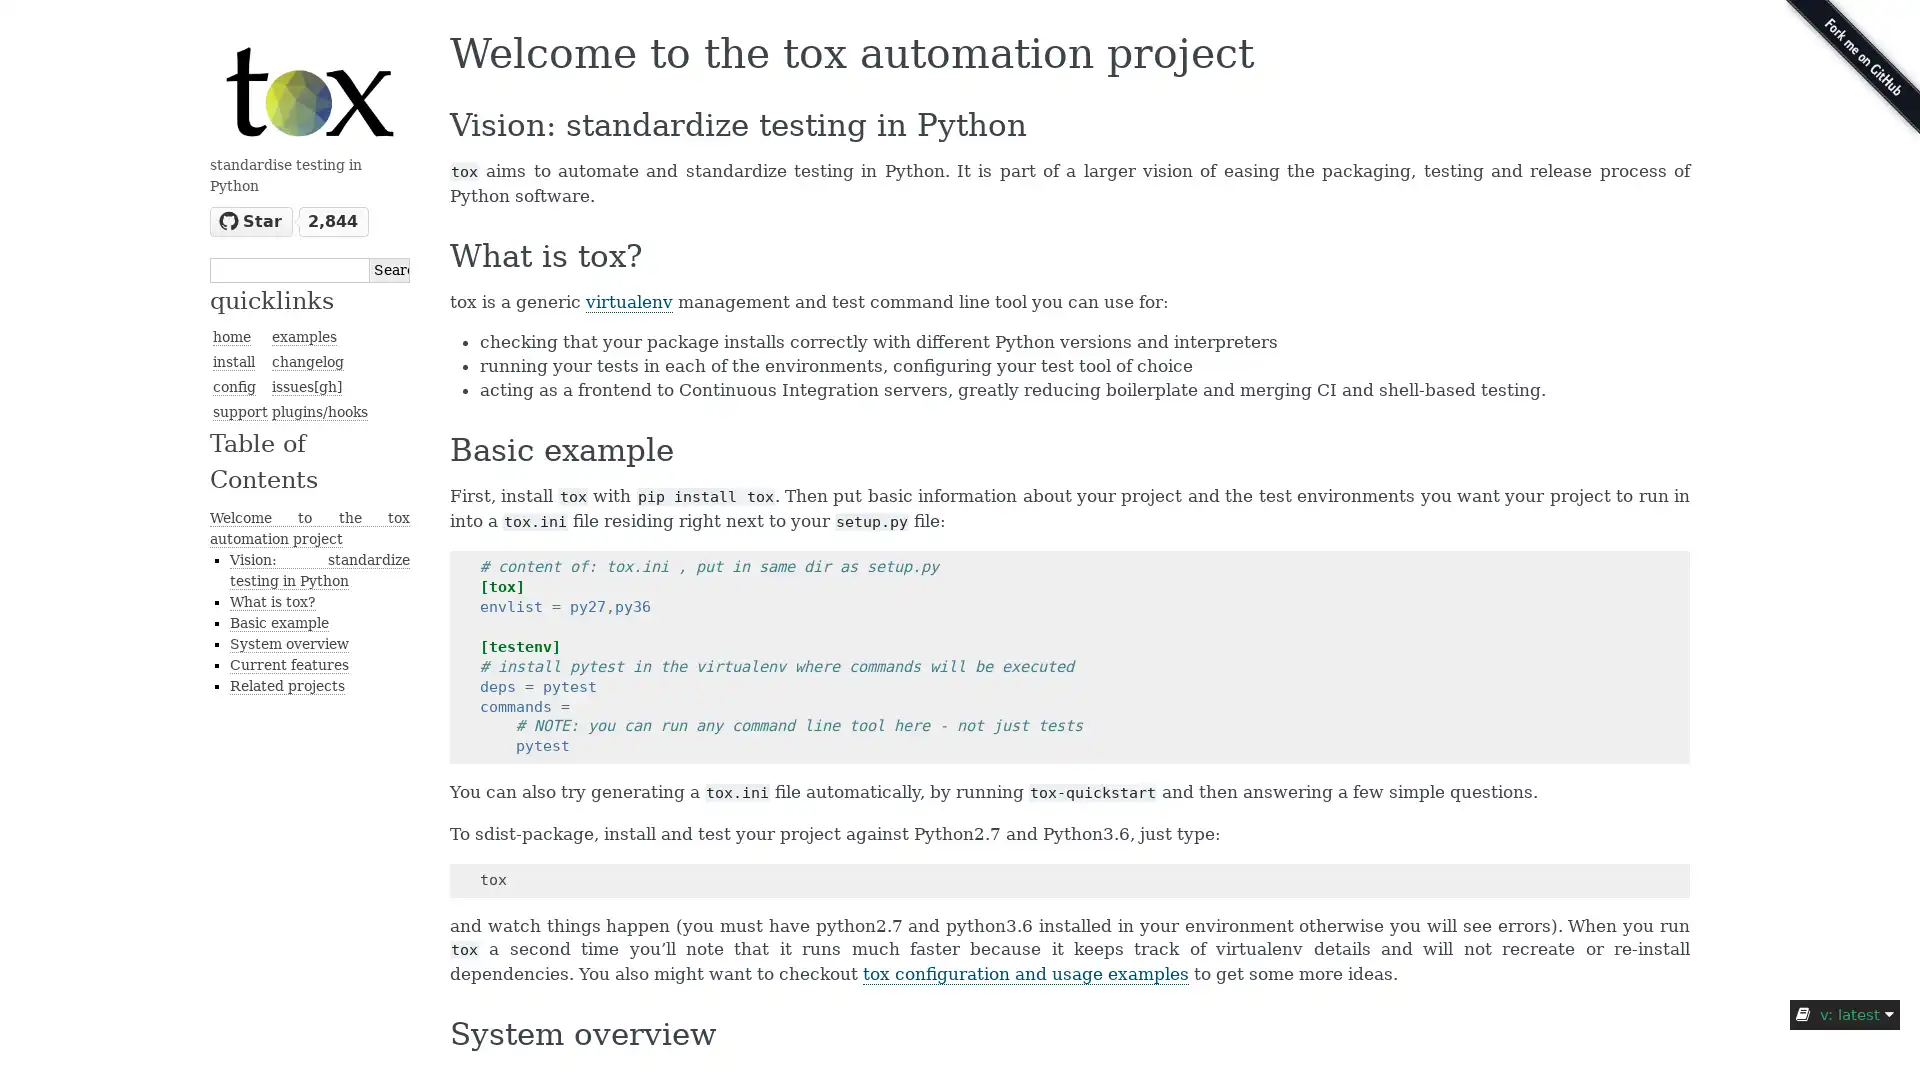  What do you see at coordinates (389, 268) in the screenshot?
I see `Search` at bounding box center [389, 268].